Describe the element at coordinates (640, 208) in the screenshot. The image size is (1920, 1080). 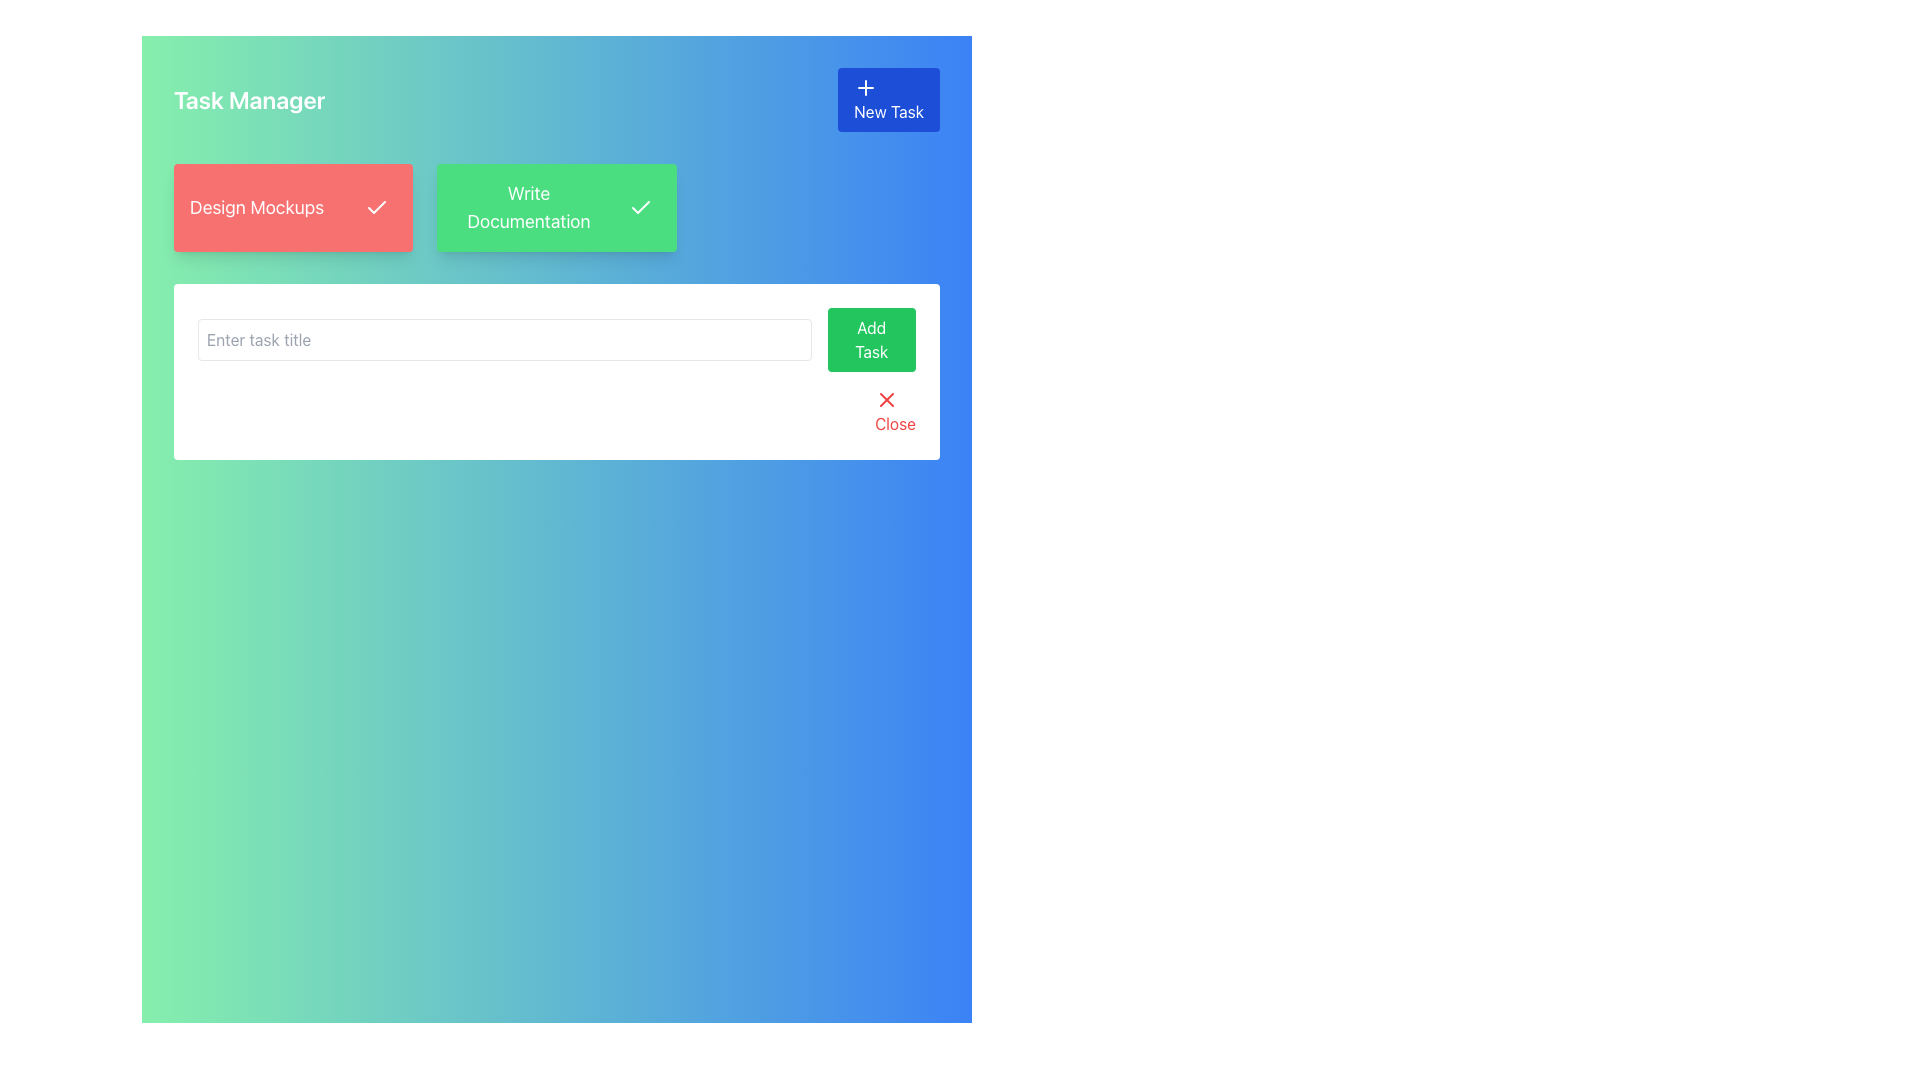
I see `the small checkmark icon within the green 'Write Documentation' button` at that location.